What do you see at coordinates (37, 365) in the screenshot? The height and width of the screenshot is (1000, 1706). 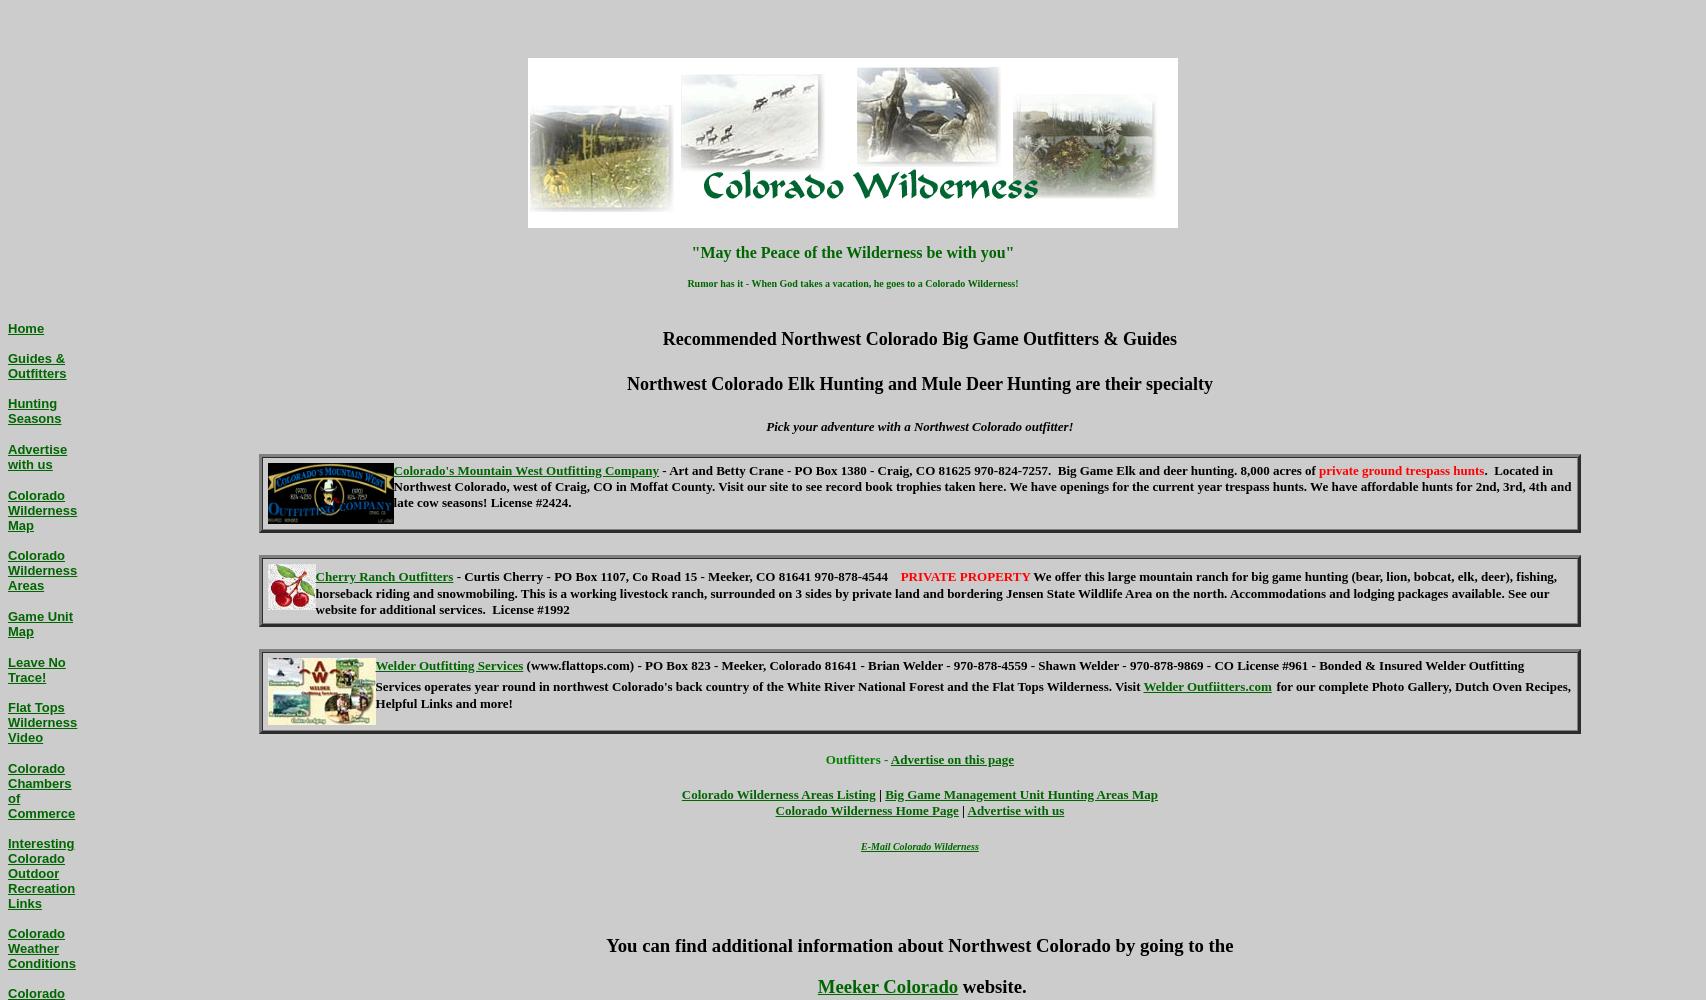 I see `'Guides & Outfitters'` at bounding box center [37, 365].